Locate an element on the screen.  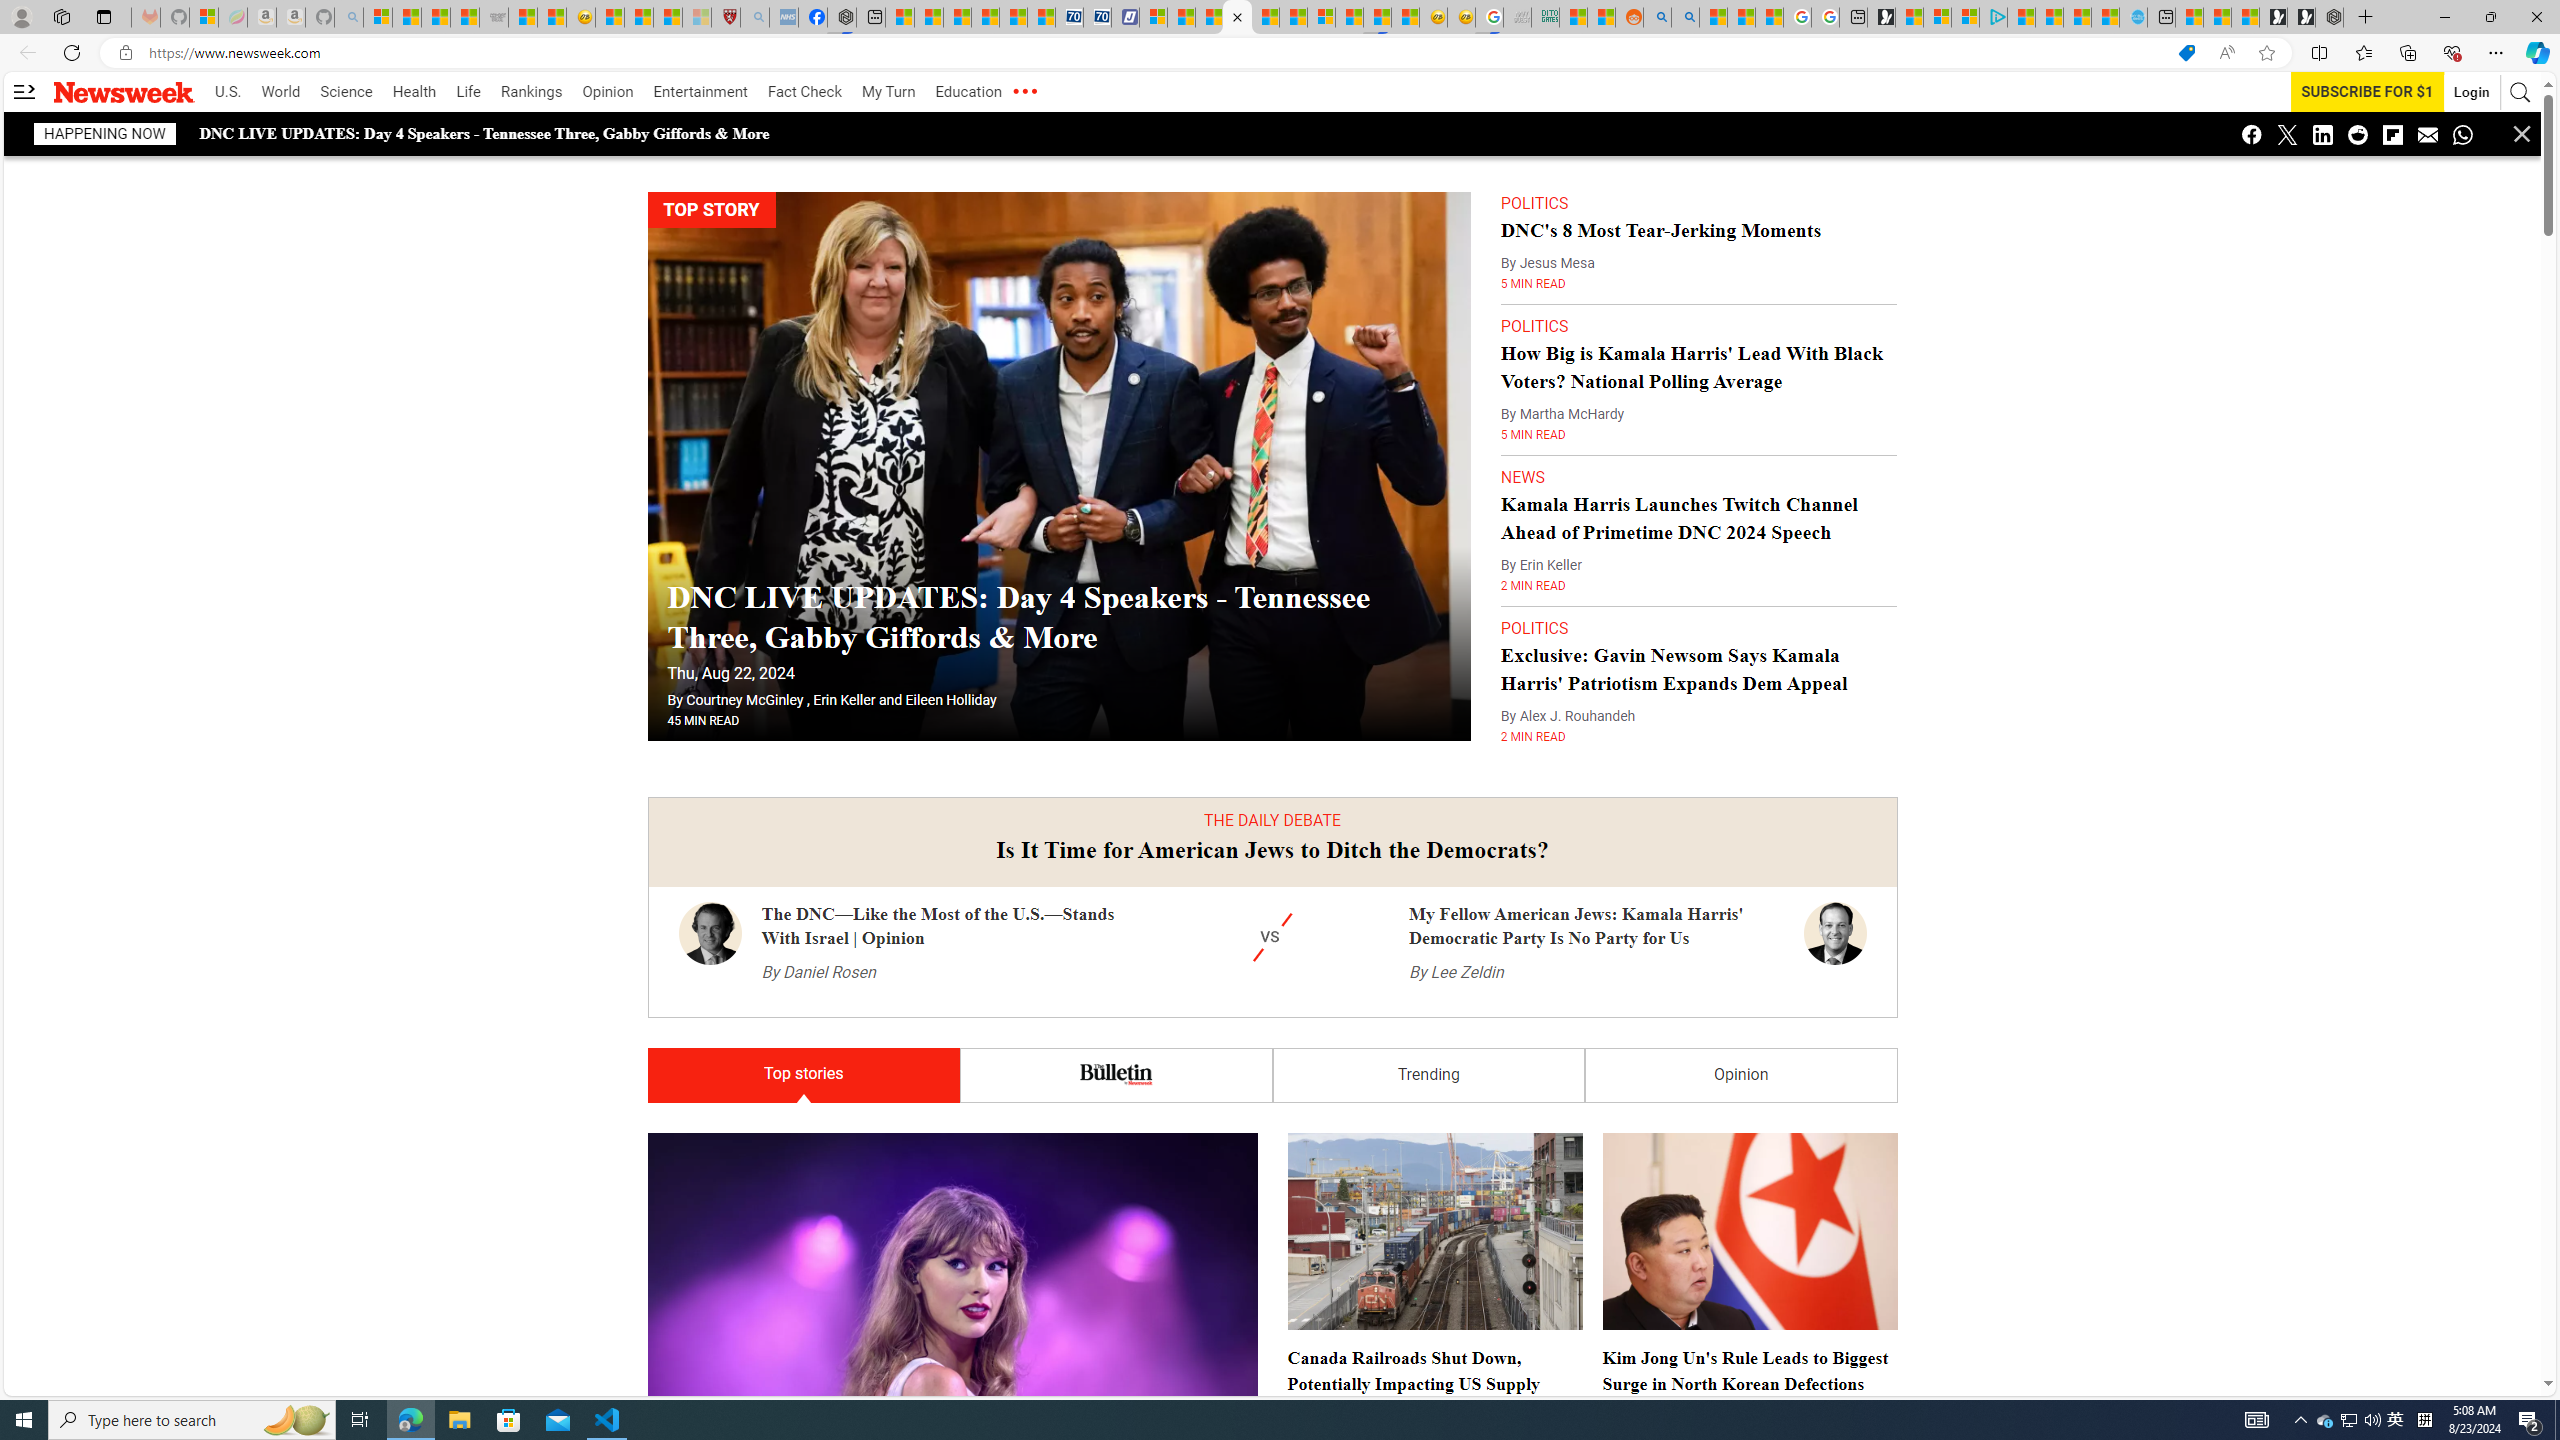
'Class: icon-linkedin' is located at coordinates (2323, 133).